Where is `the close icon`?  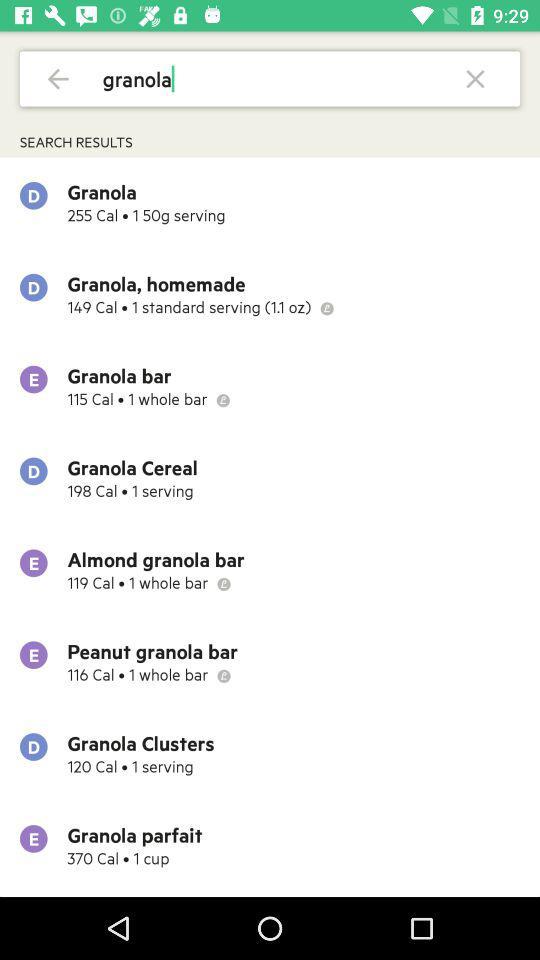 the close icon is located at coordinates (474, 78).